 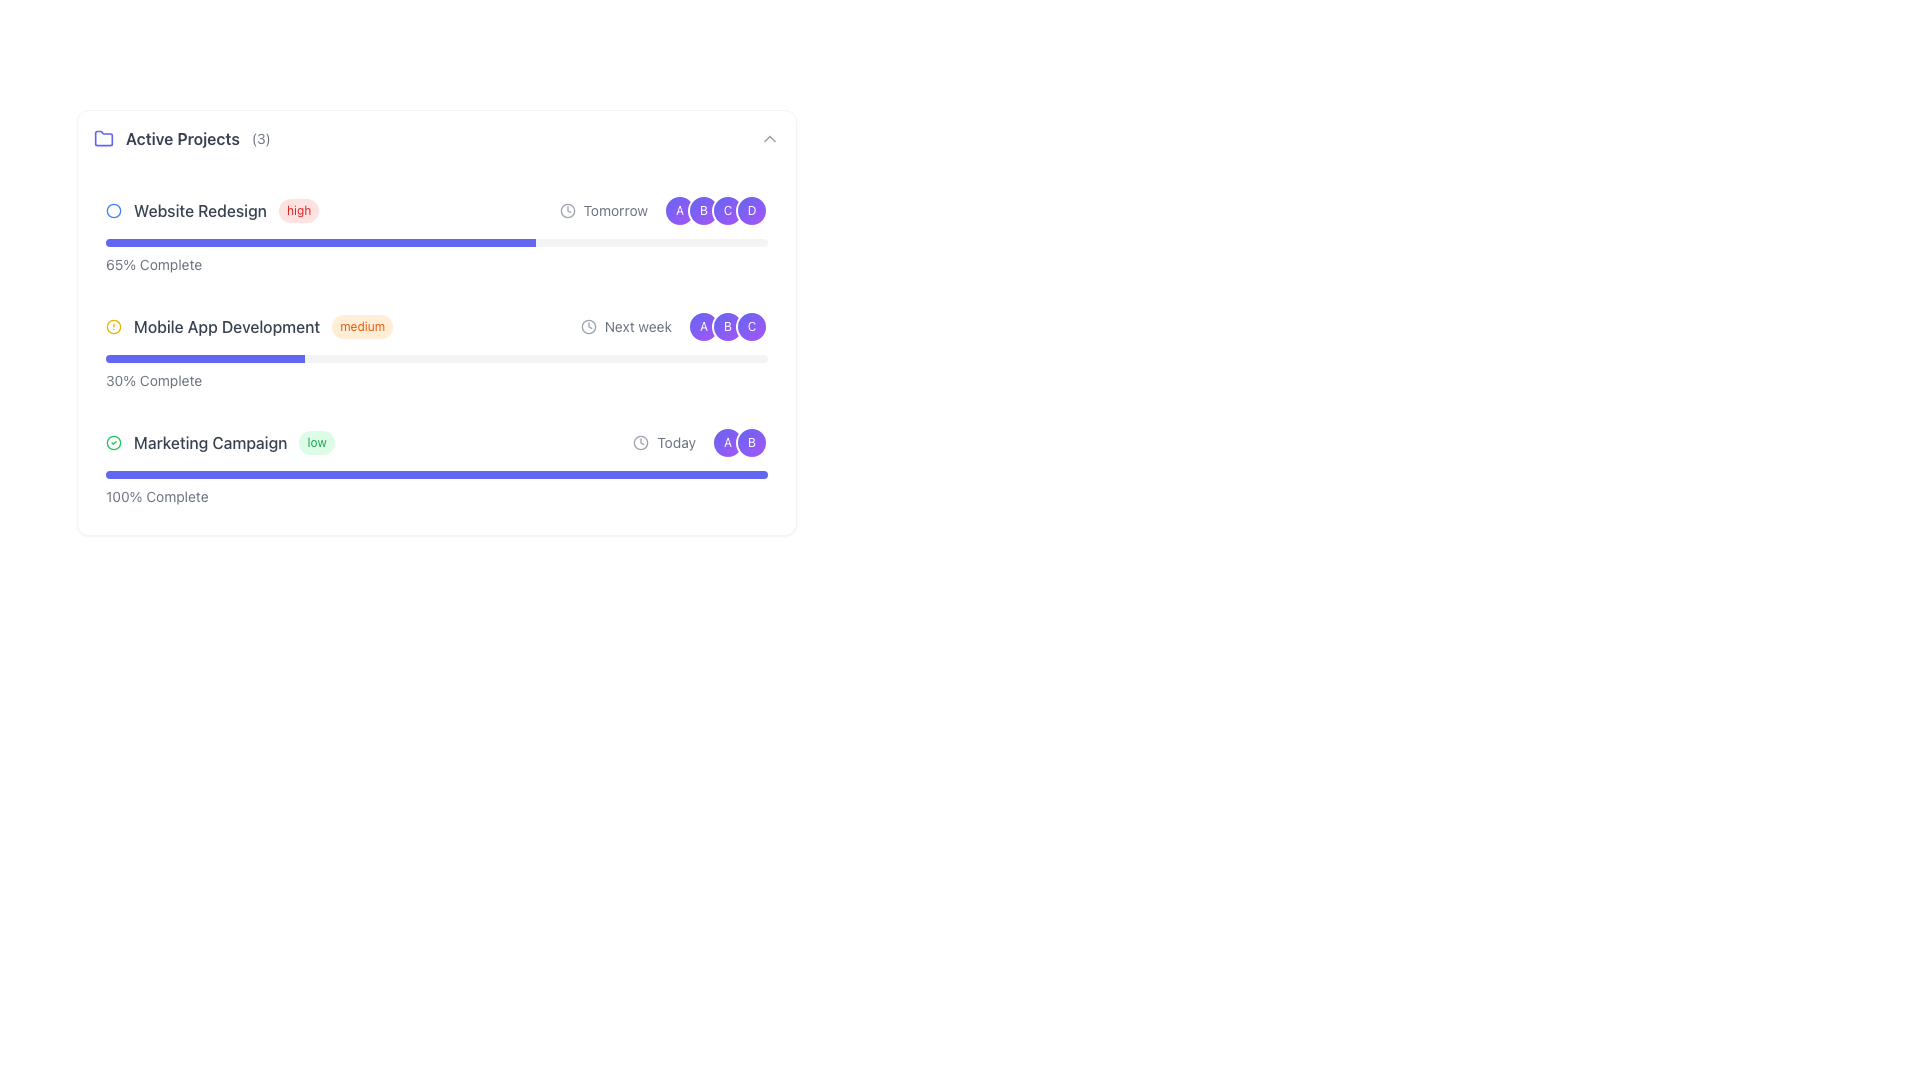 What do you see at coordinates (566, 211) in the screenshot?
I see `the clock icon located to the left of the word 'Tomorrow' in the 'Active Projects' section for the 'Website Redesign' project` at bounding box center [566, 211].